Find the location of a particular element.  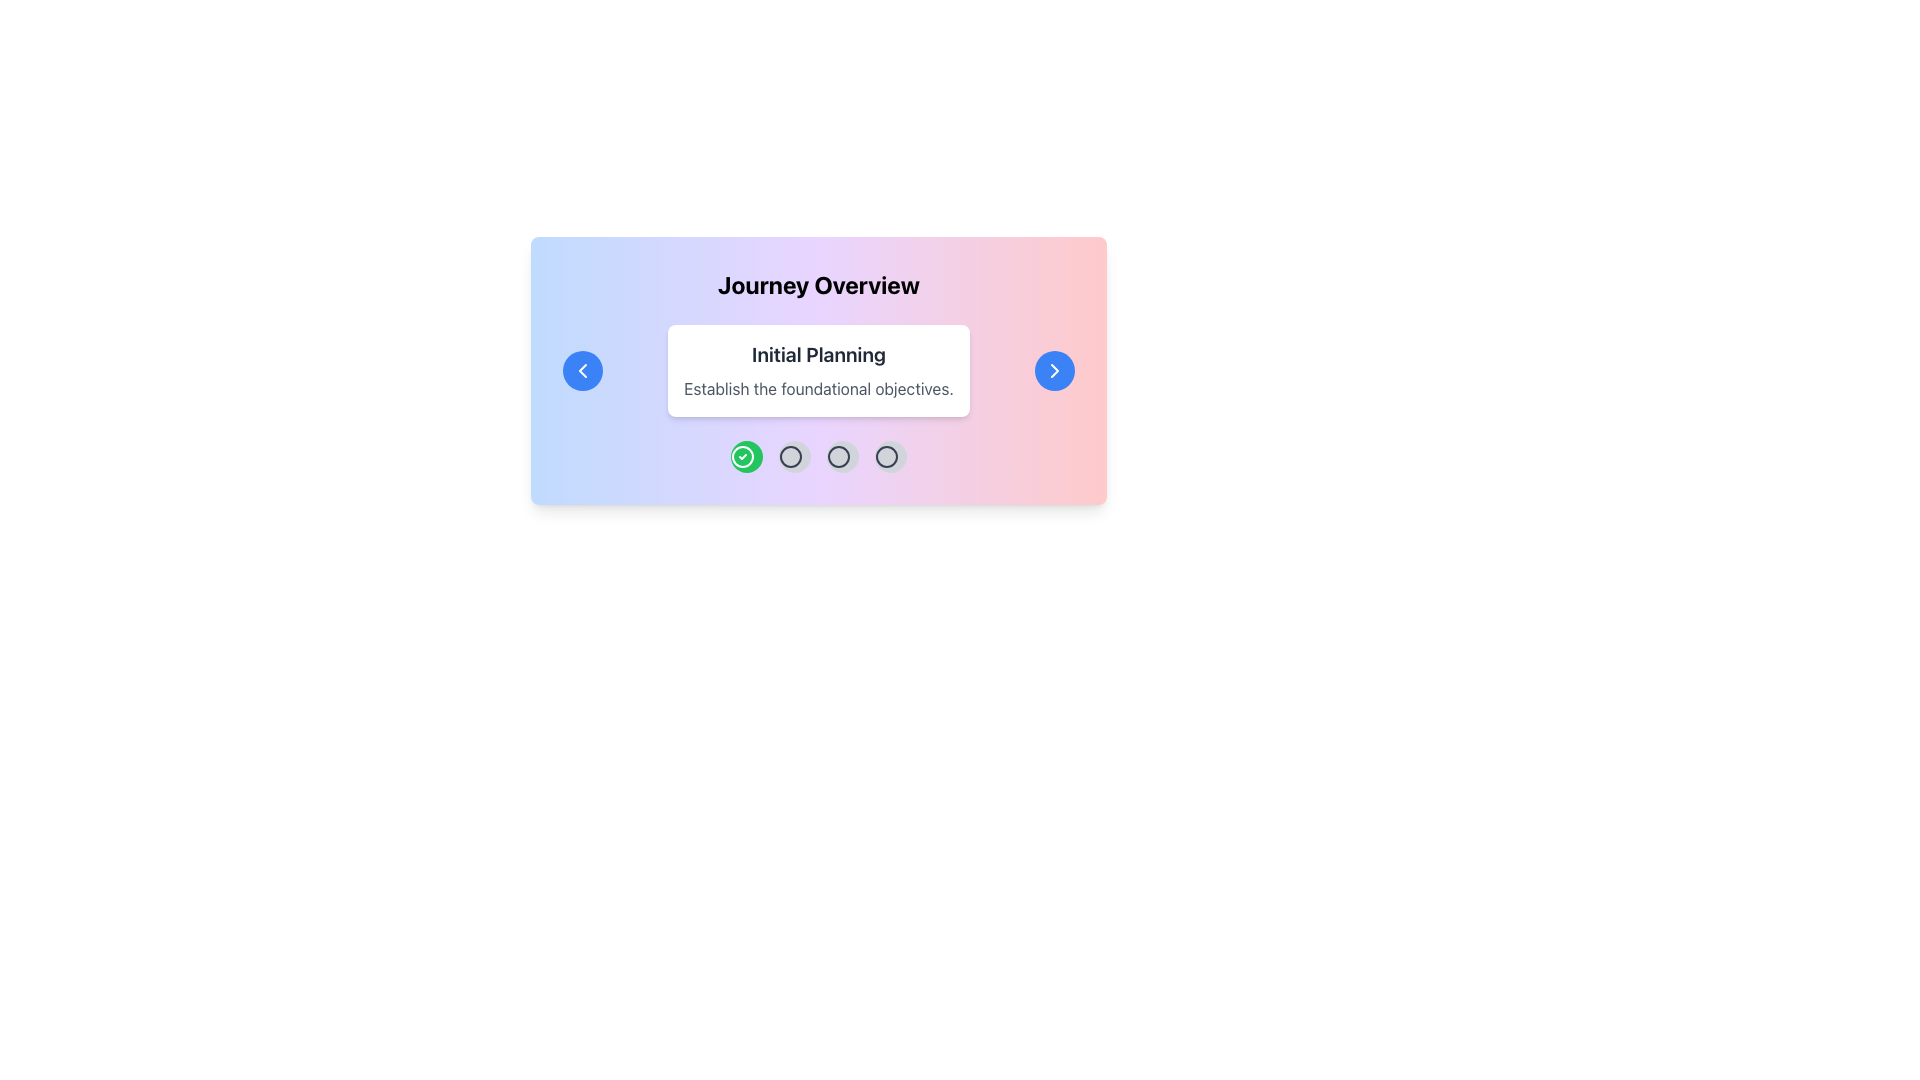

the second circular icon with a hollow gray outline located below the 'Initial Planning' card in the 'Journey Overview' section is located at coordinates (839, 456).